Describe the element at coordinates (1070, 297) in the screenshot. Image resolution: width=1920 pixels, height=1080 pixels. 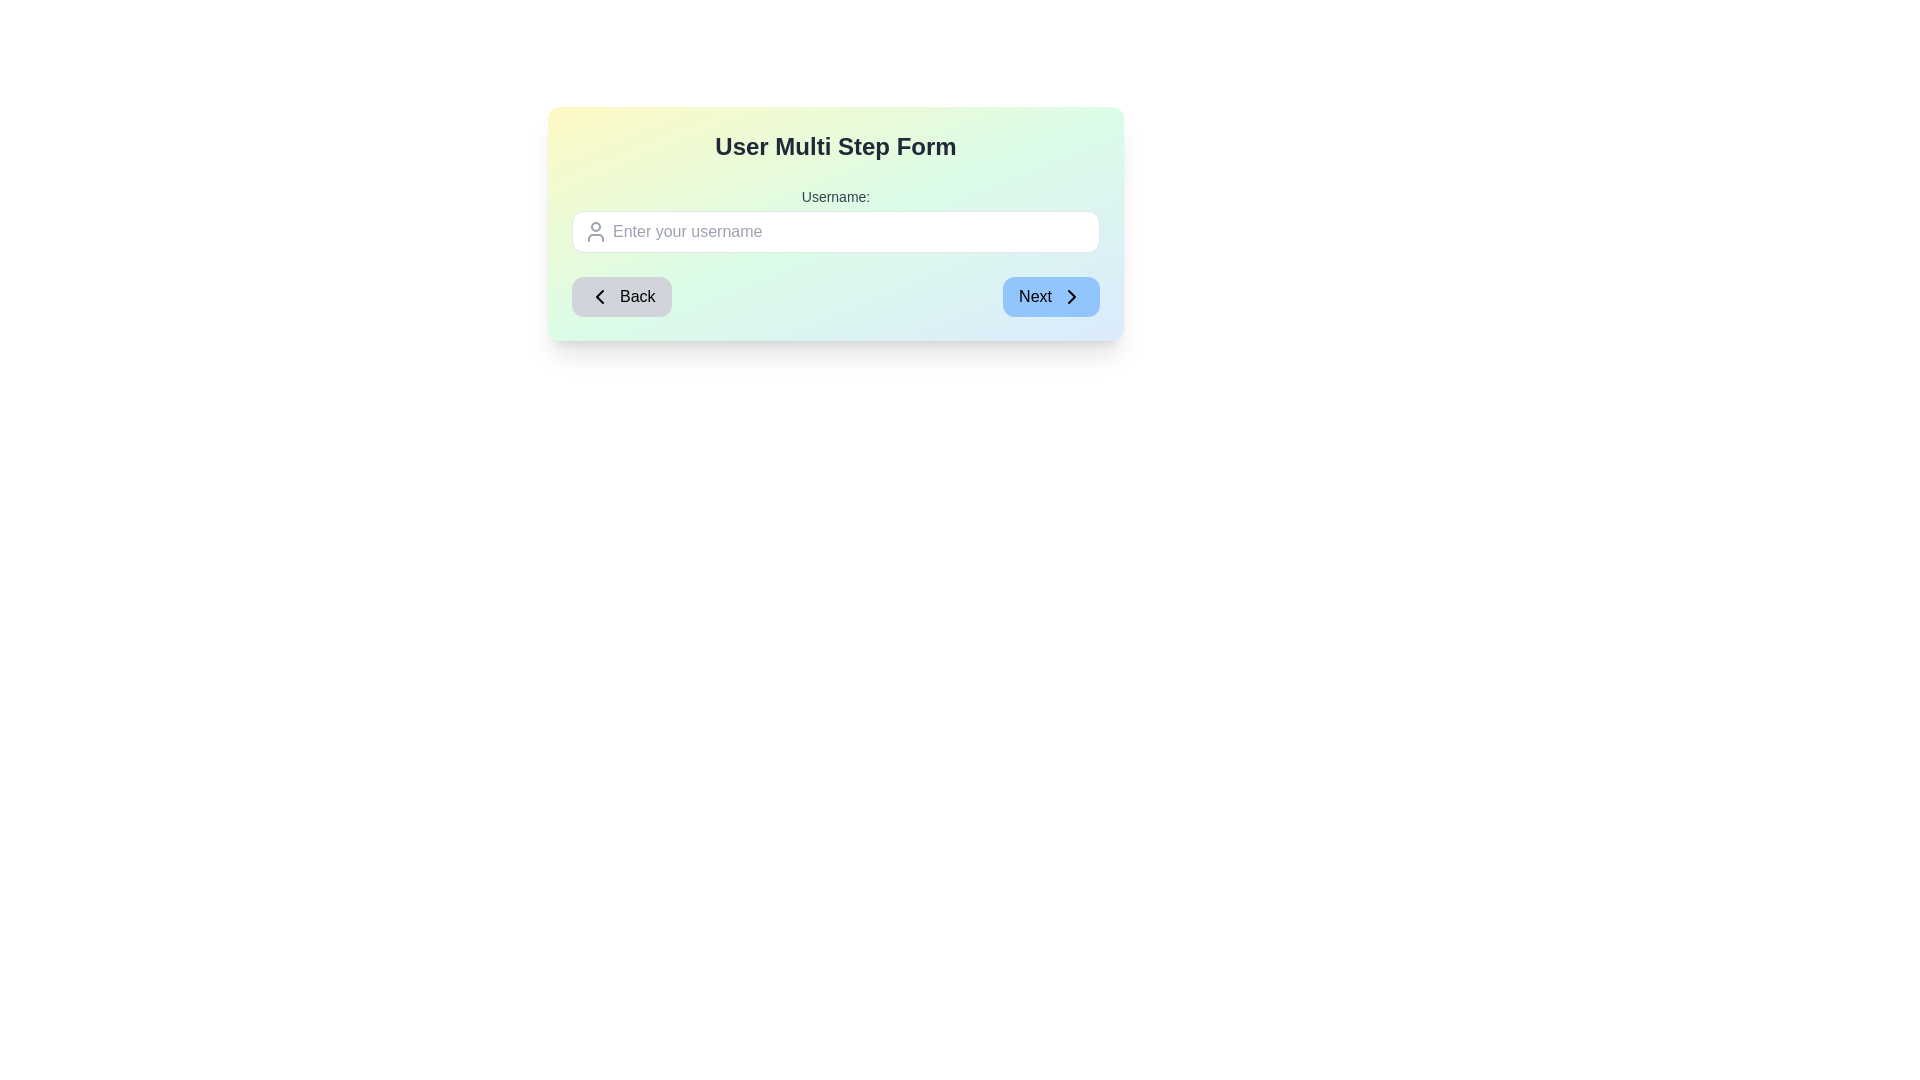
I see `the chevron icon that indicates progression to the next step in the User Multi Step Form interface, located to the right of the Next button` at that location.